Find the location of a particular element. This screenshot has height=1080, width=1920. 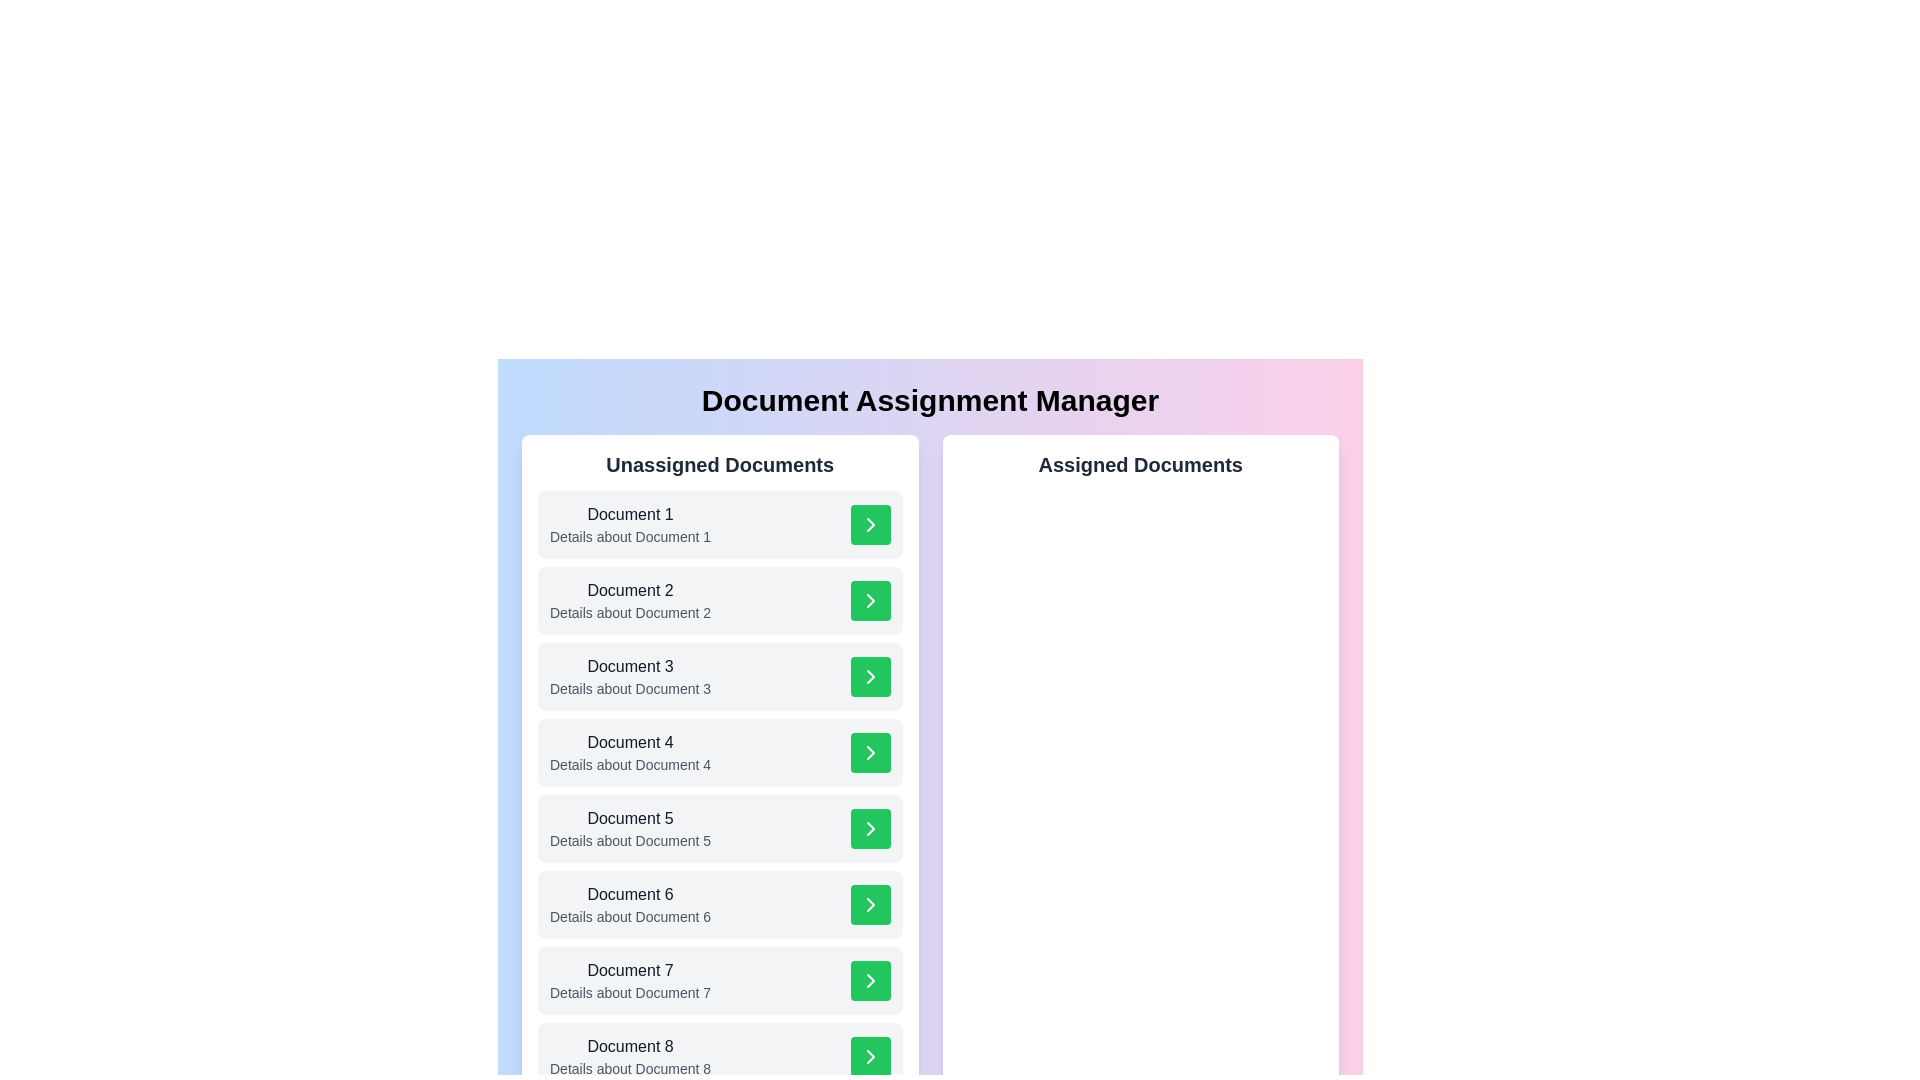

the fourth list item titled 'Document 4' is located at coordinates (720, 752).